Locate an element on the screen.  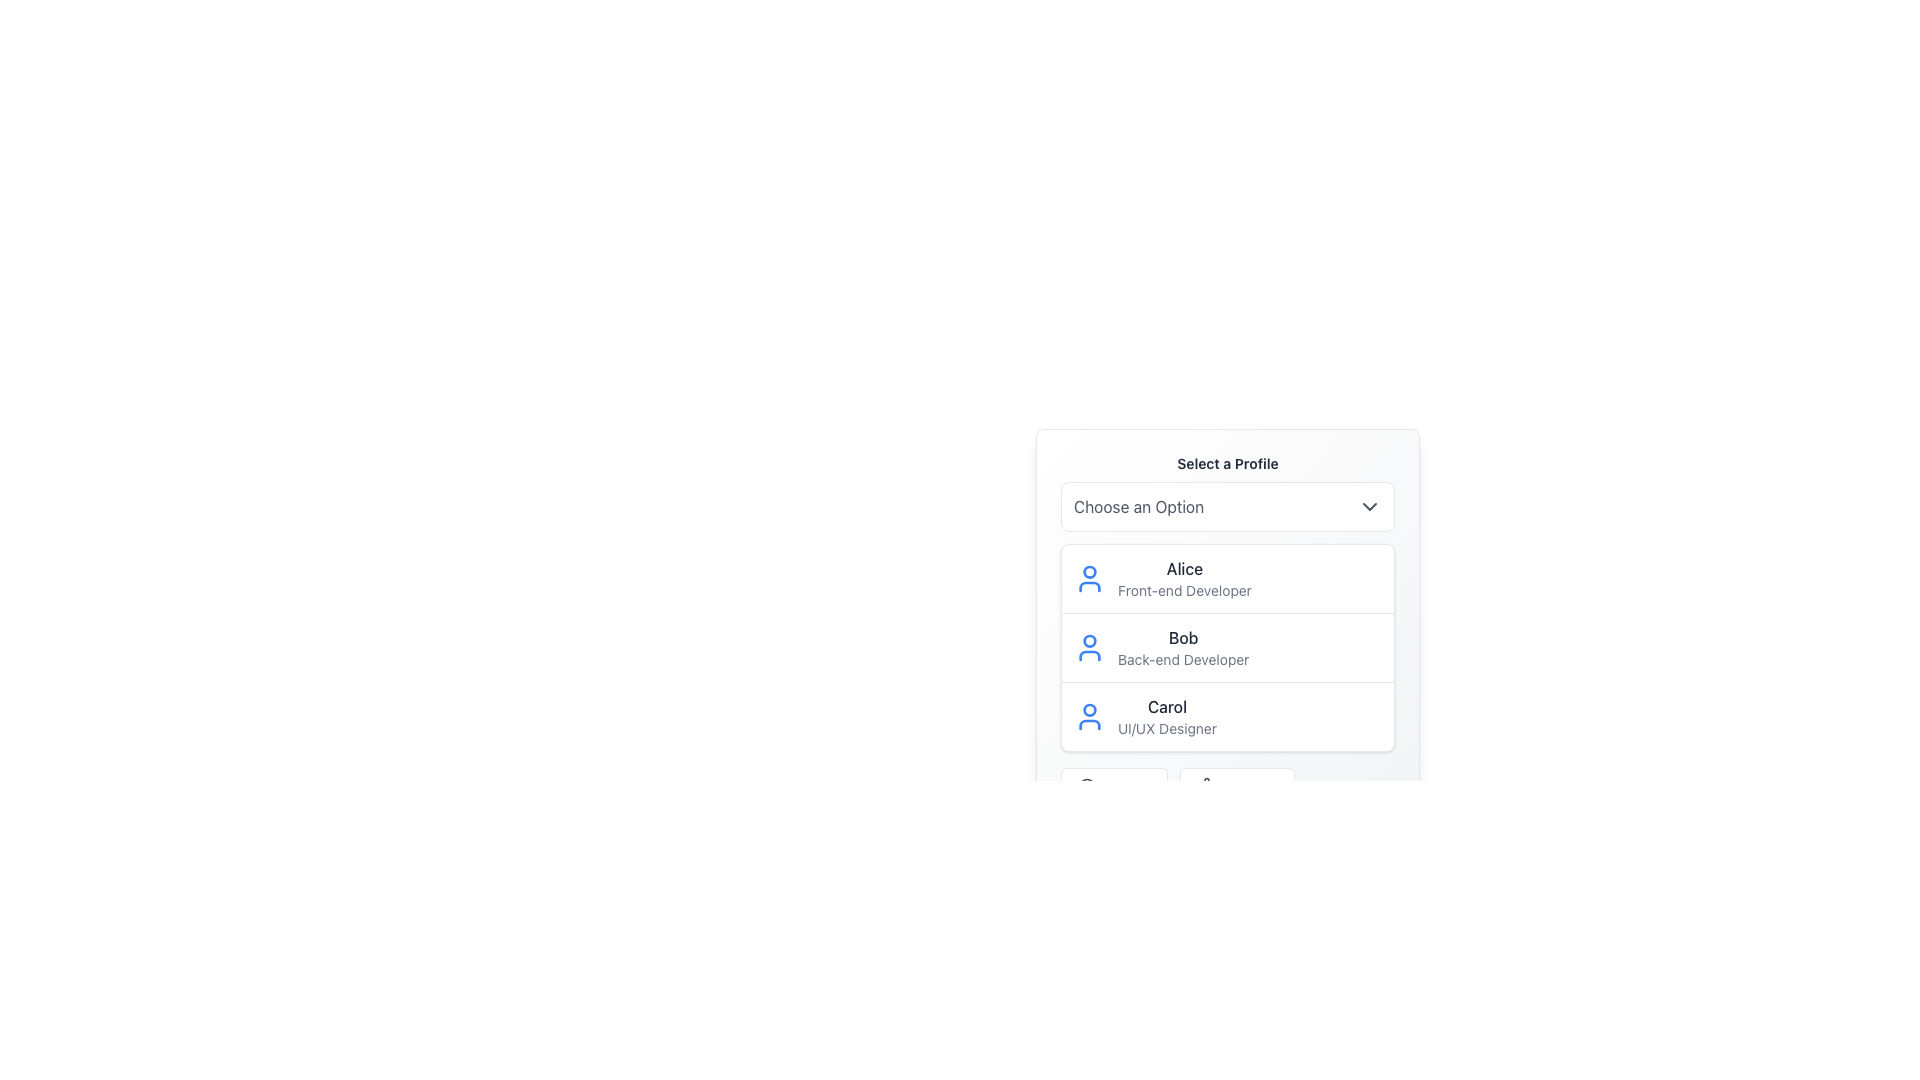
static text label displaying the occupation 'UI/UX Designer' for the user profile labeled 'Carol', which is the third entry in a vertical dropdown list is located at coordinates (1167, 729).